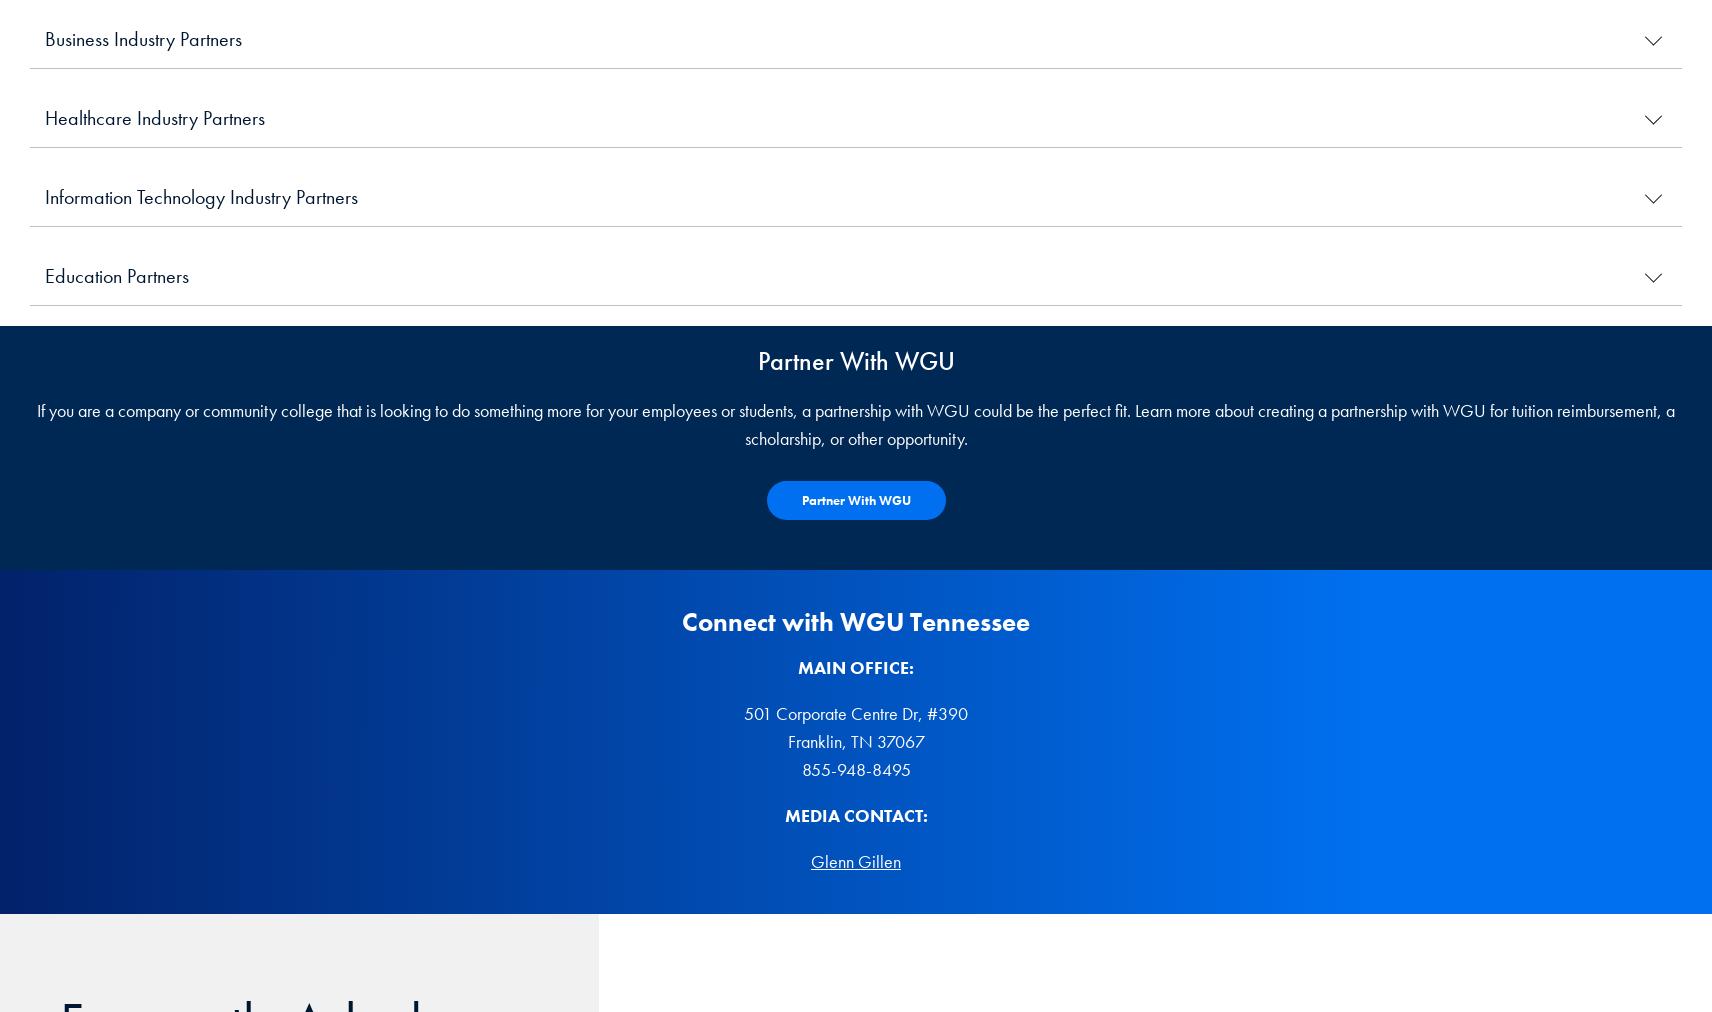  I want to click on 'Lemoyne-Owen College', so click(129, 403).